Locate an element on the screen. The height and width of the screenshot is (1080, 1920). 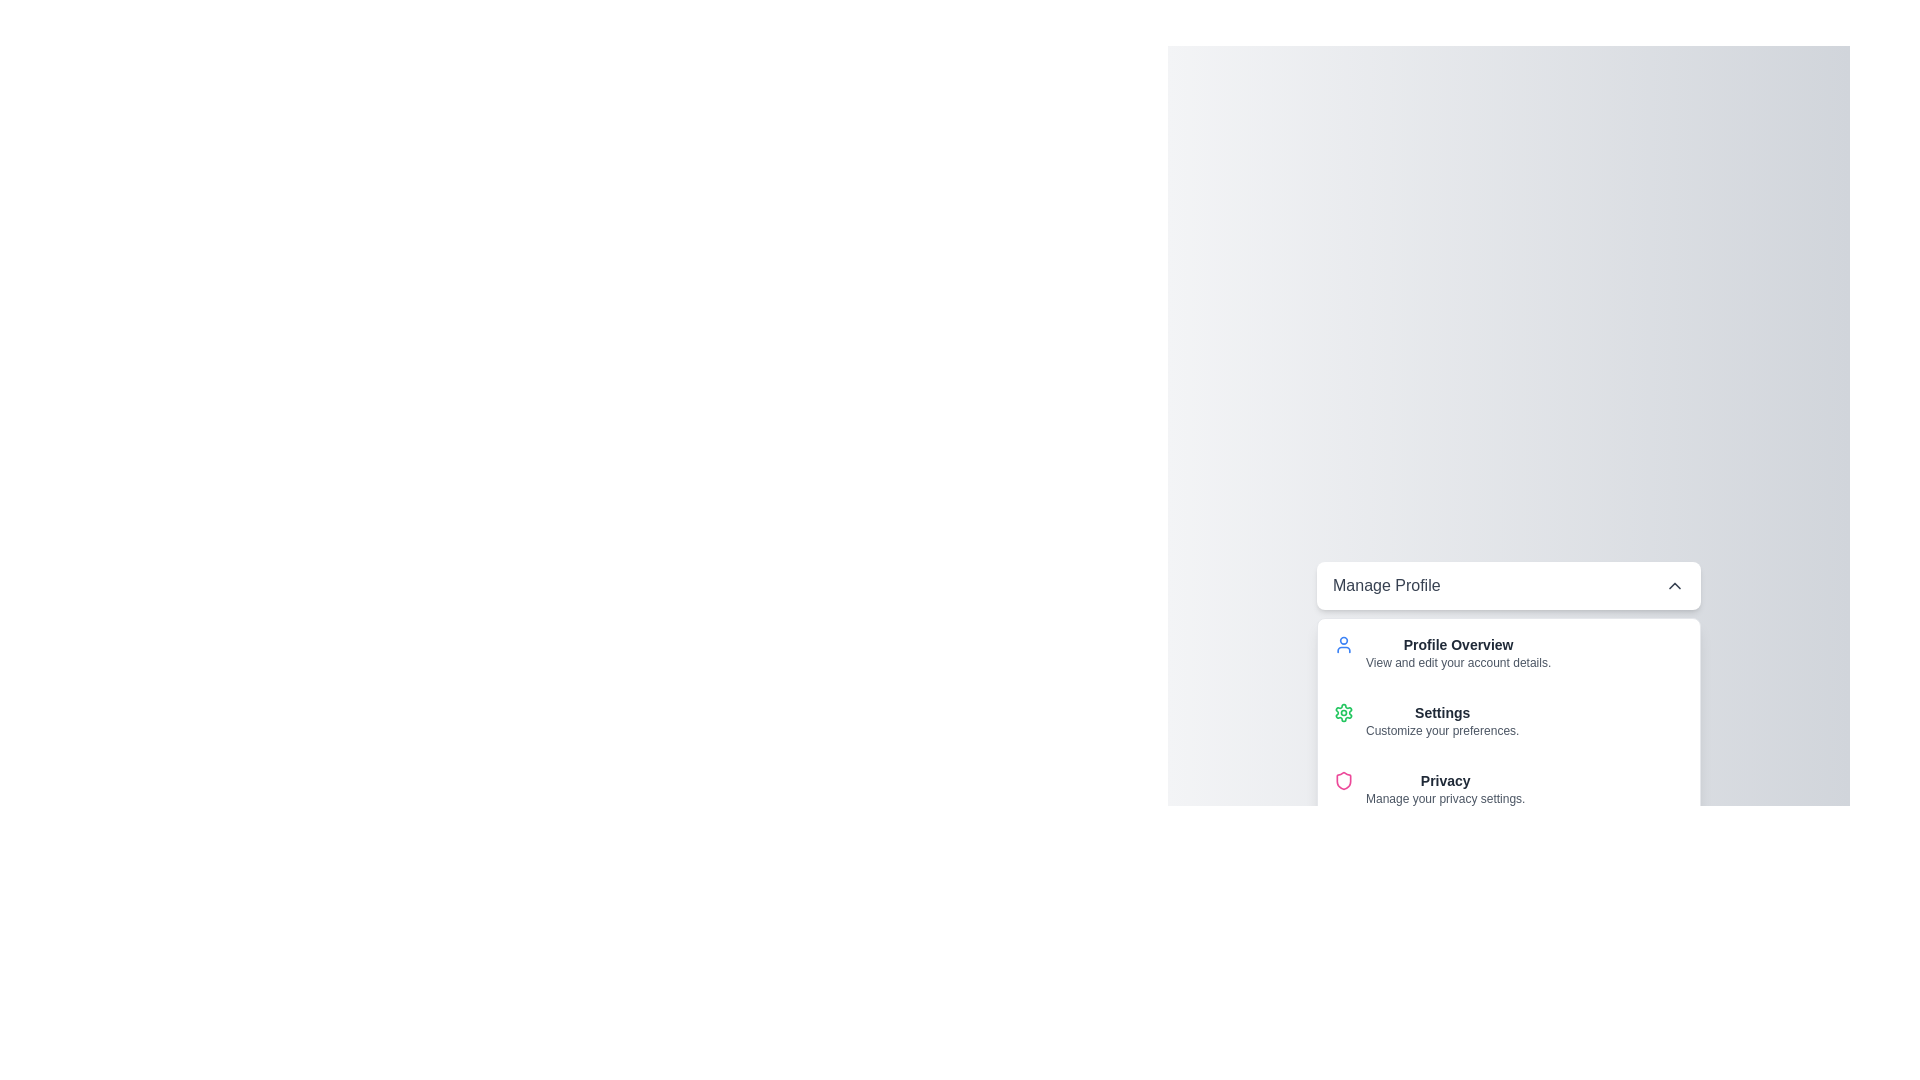
the chevron SVG icon representing a dropdown control for the 'Manage Profile' button is located at coordinates (1675, 585).